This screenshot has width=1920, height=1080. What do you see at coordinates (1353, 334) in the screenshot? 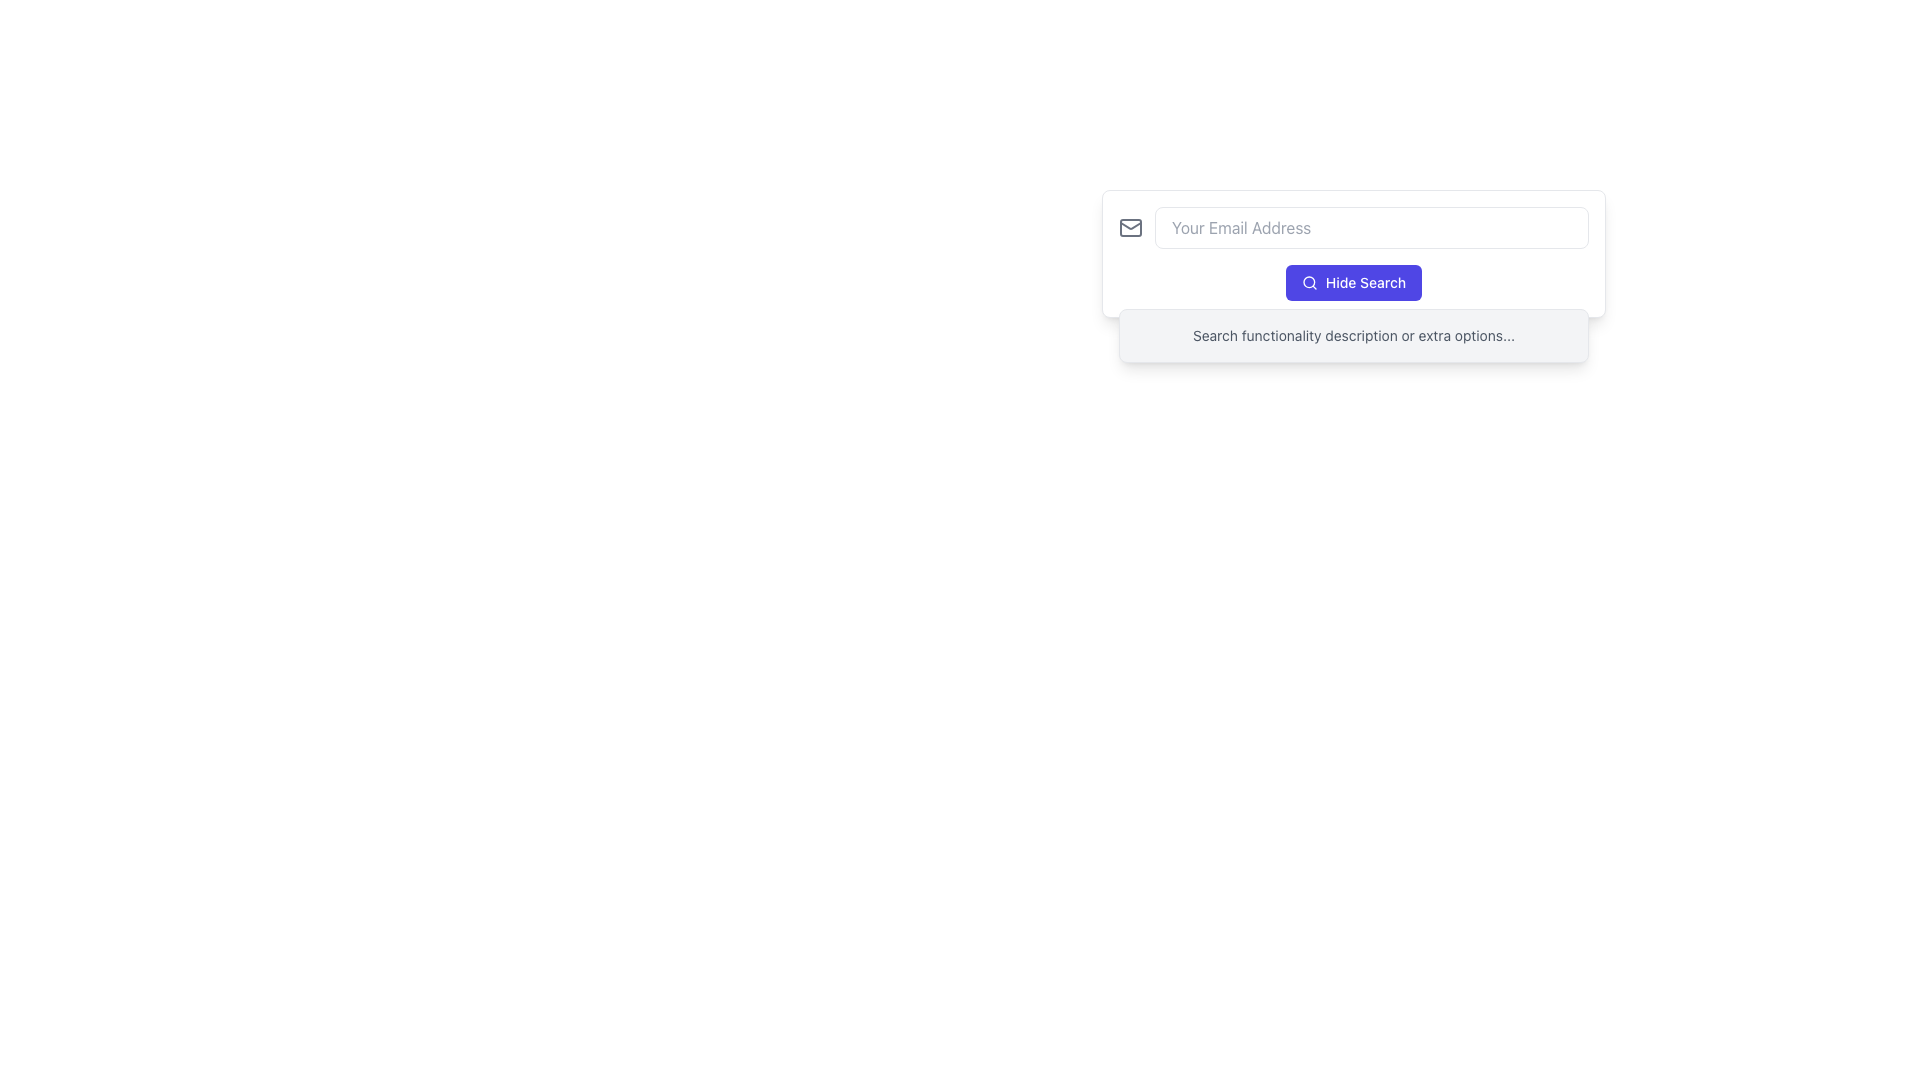
I see `the Text Label that provides information about the associated search feature, located below the 'Hide Search' button` at bounding box center [1353, 334].